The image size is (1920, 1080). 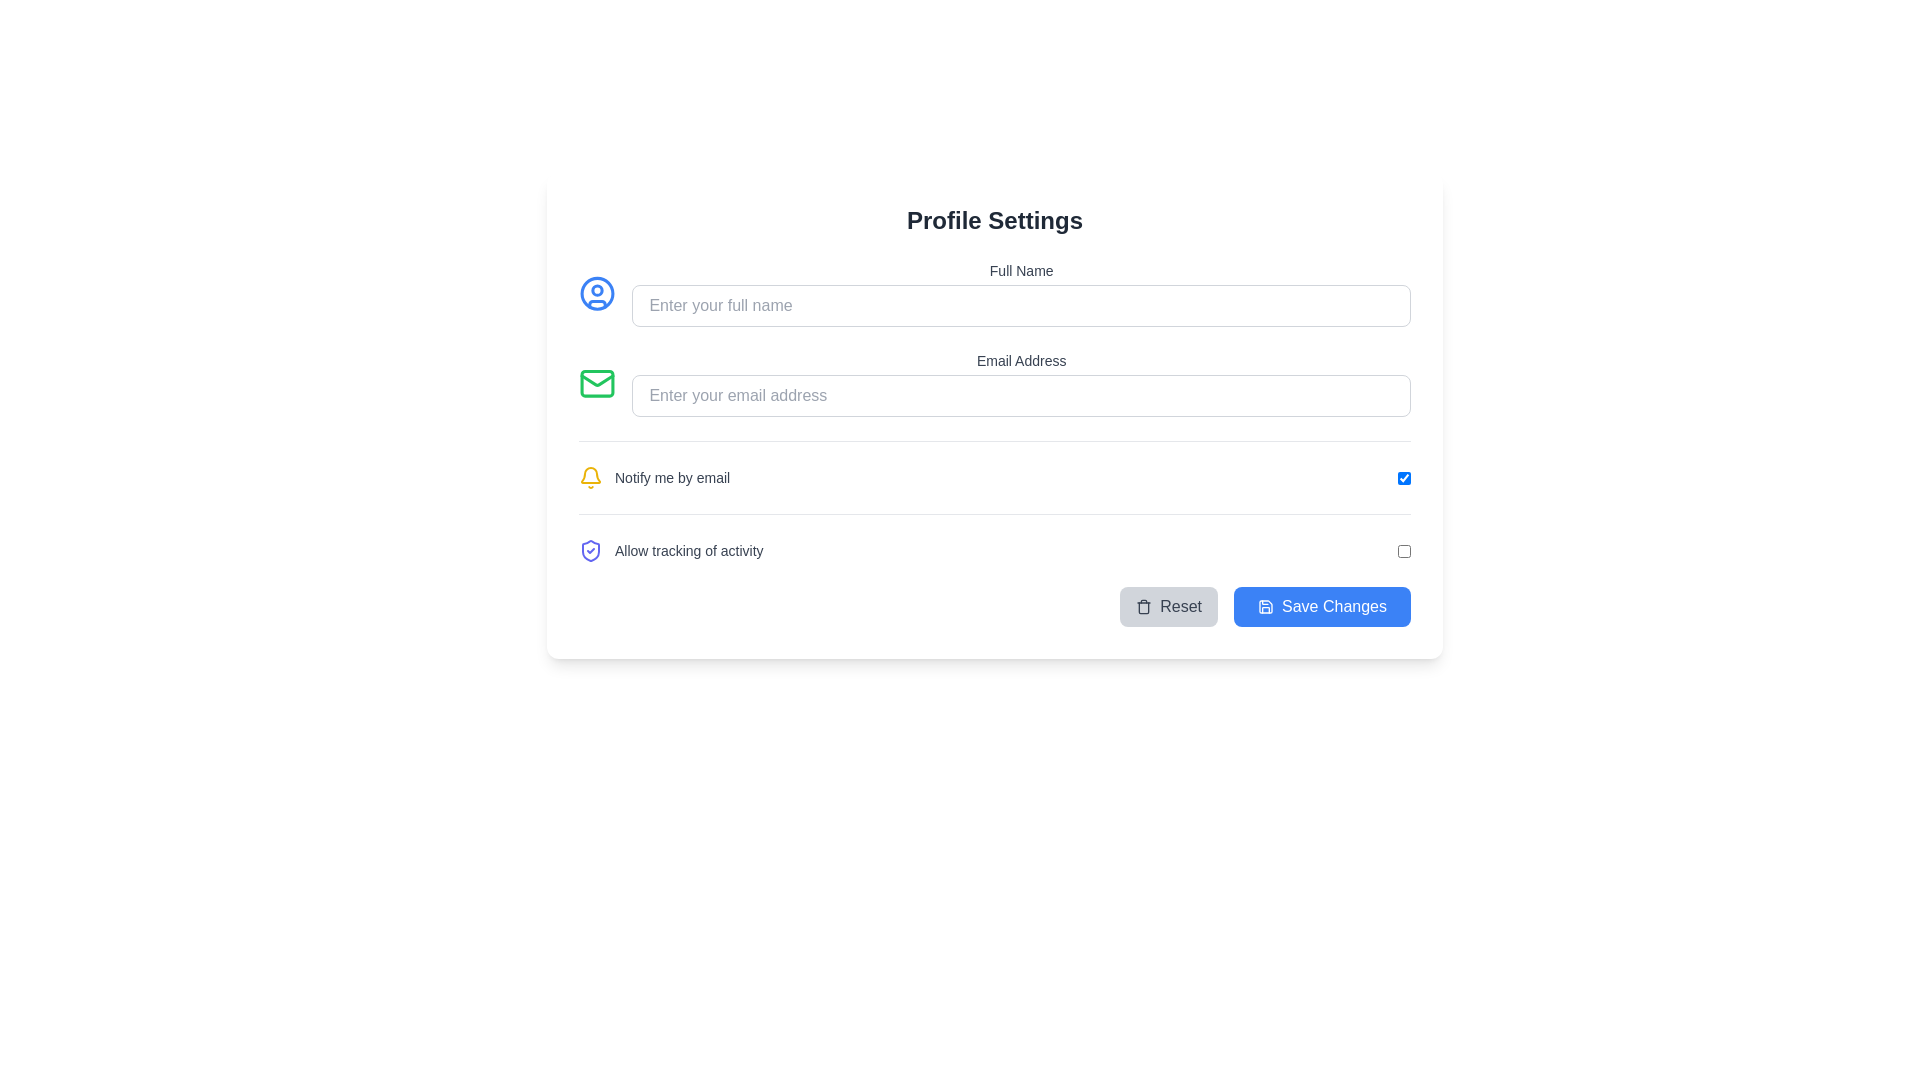 What do you see at coordinates (596, 293) in the screenshot?
I see `the decorative icon for the 'Full Name' input field, which is located on the far left of the input section, aligning with the placeholder text` at bounding box center [596, 293].